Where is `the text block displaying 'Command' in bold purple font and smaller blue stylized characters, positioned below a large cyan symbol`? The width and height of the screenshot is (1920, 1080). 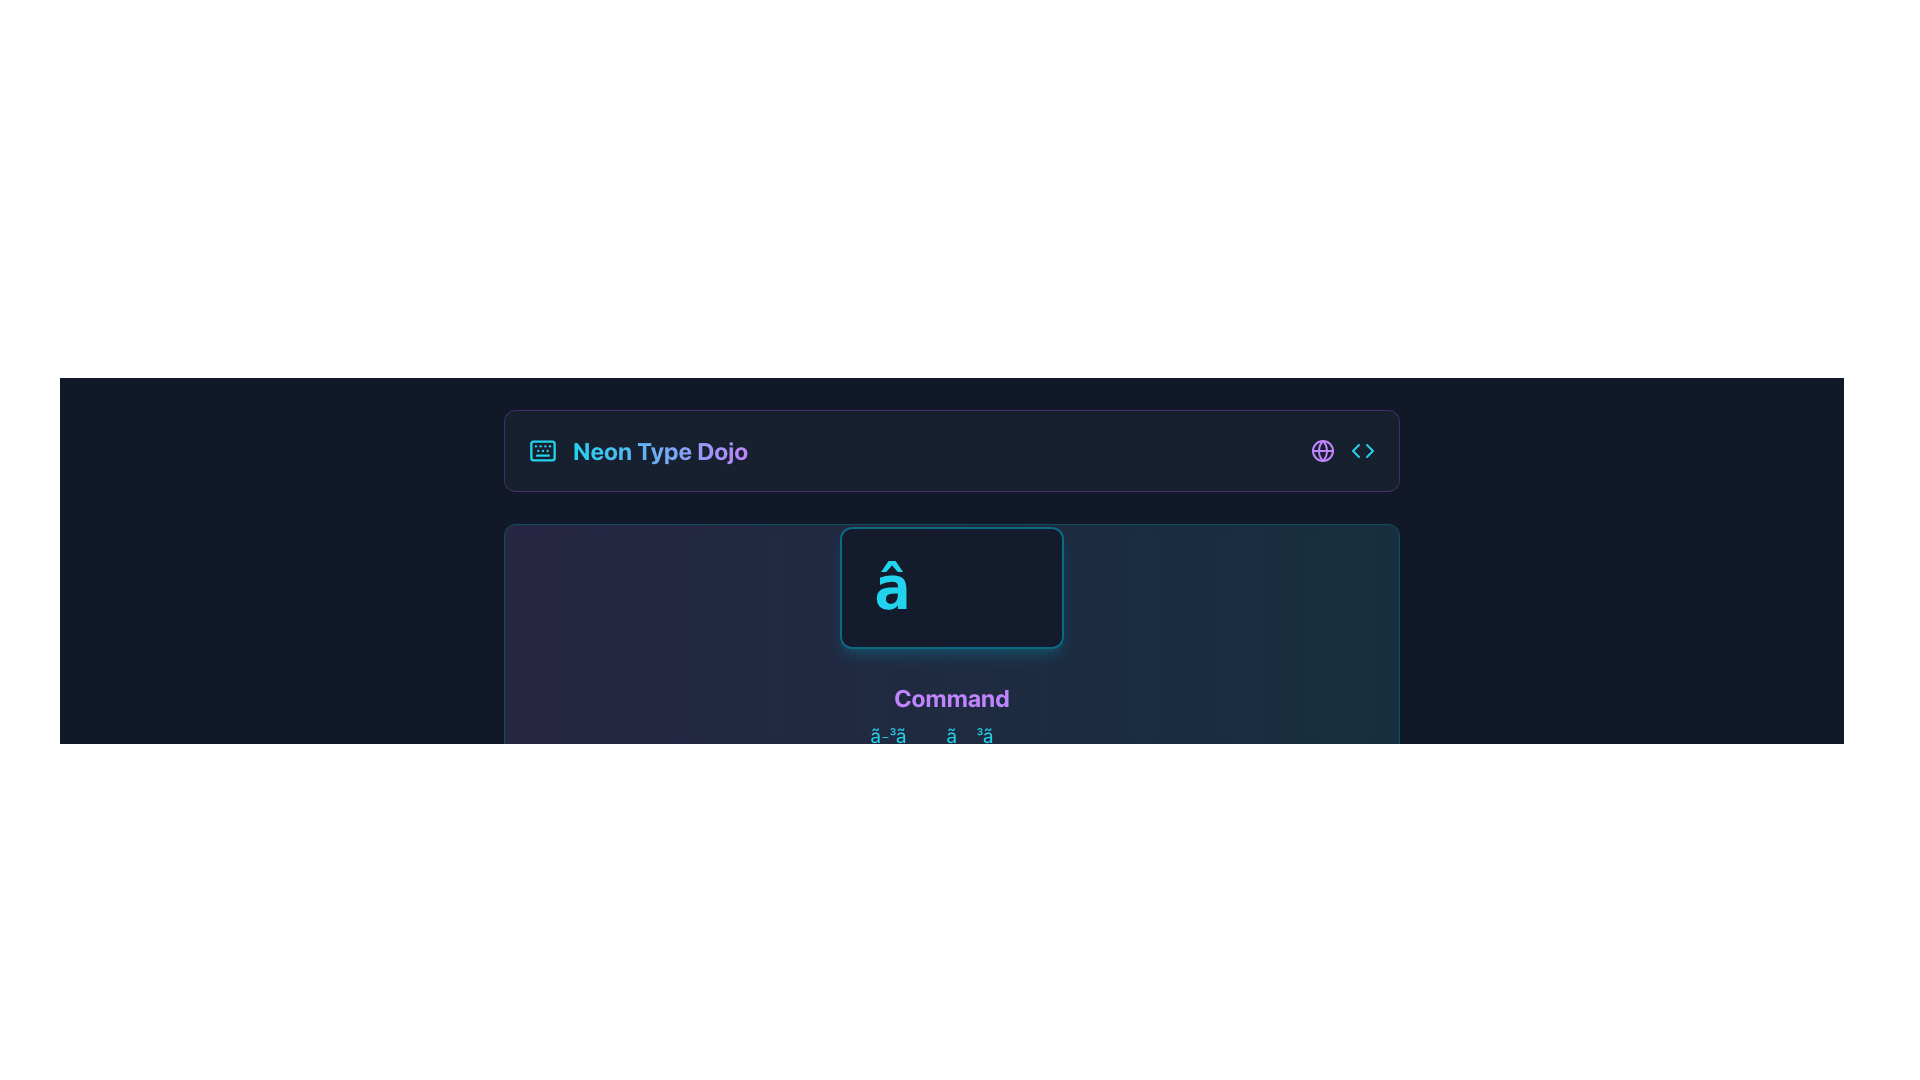 the text block displaying 'Command' in bold purple font and smaller blue stylized characters, positioned below a large cyan symbol is located at coordinates (950, 652).